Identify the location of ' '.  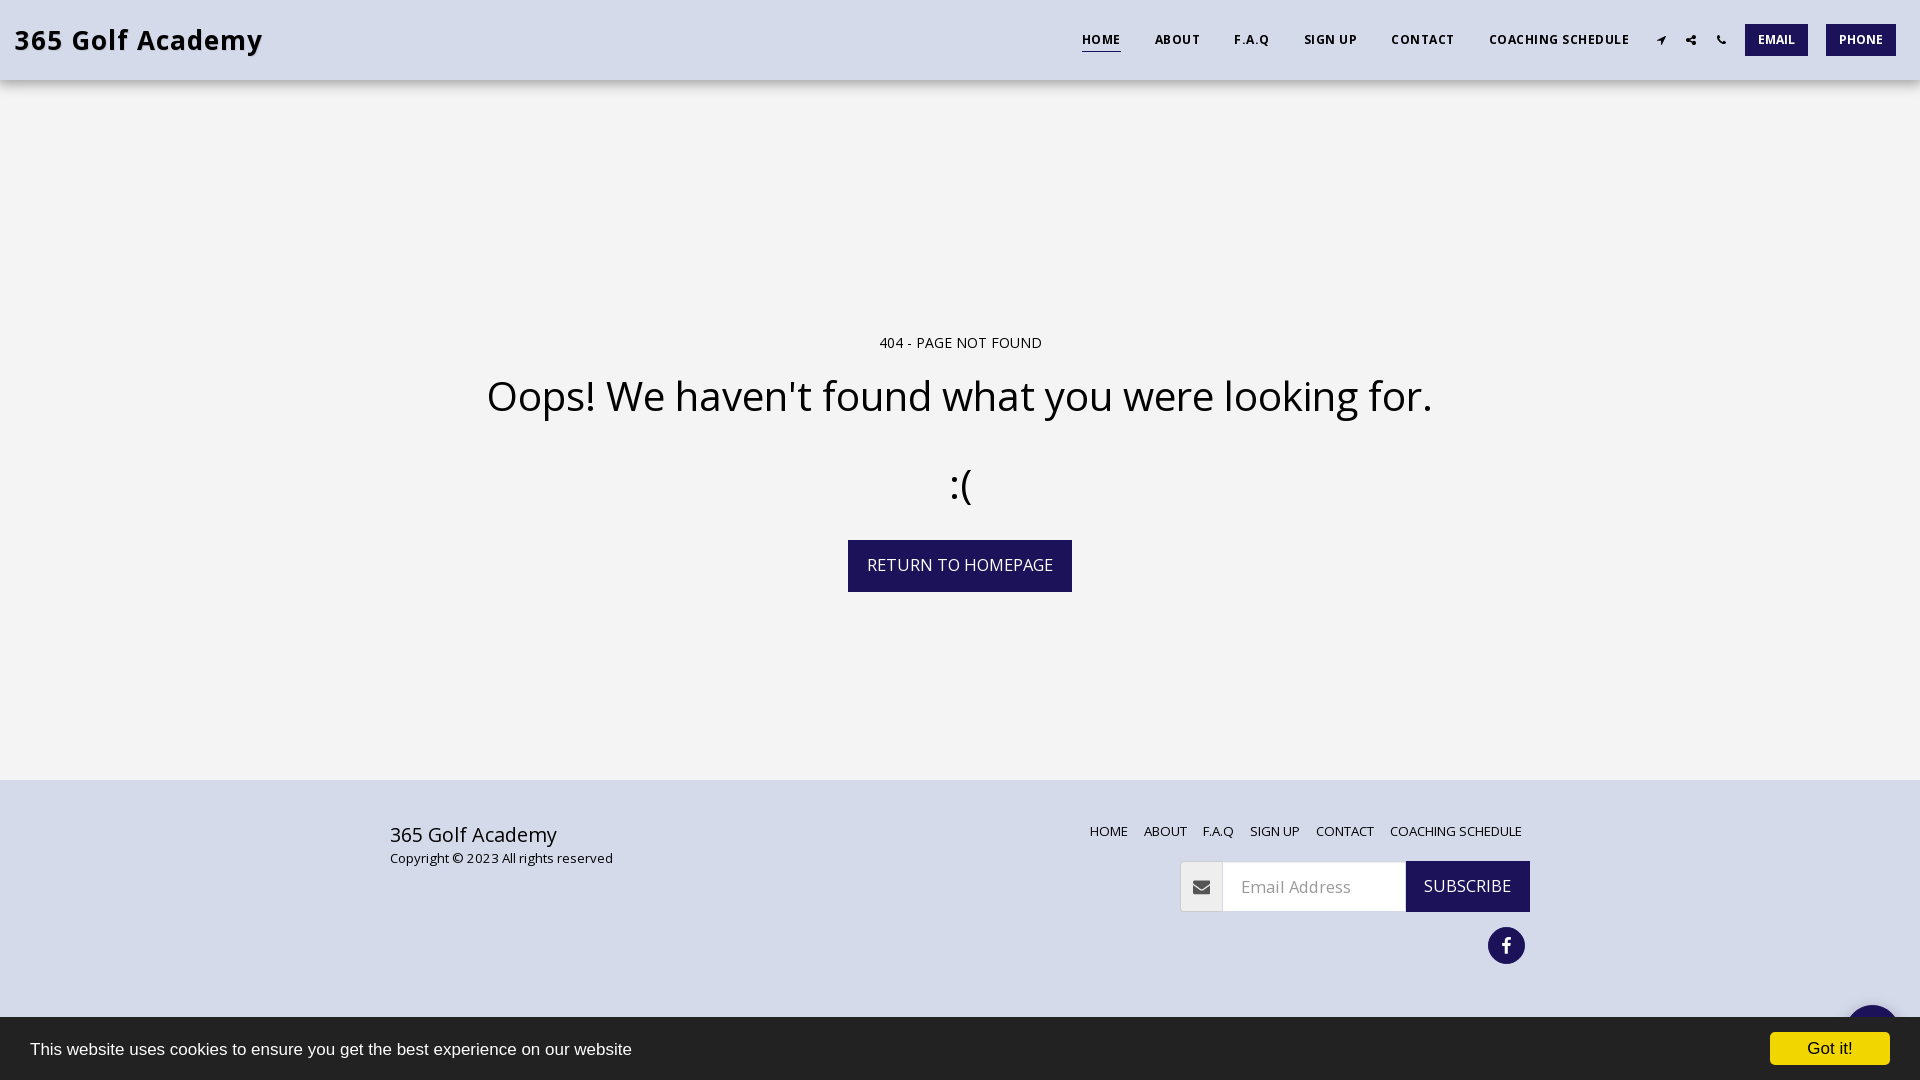
(1720, 39).